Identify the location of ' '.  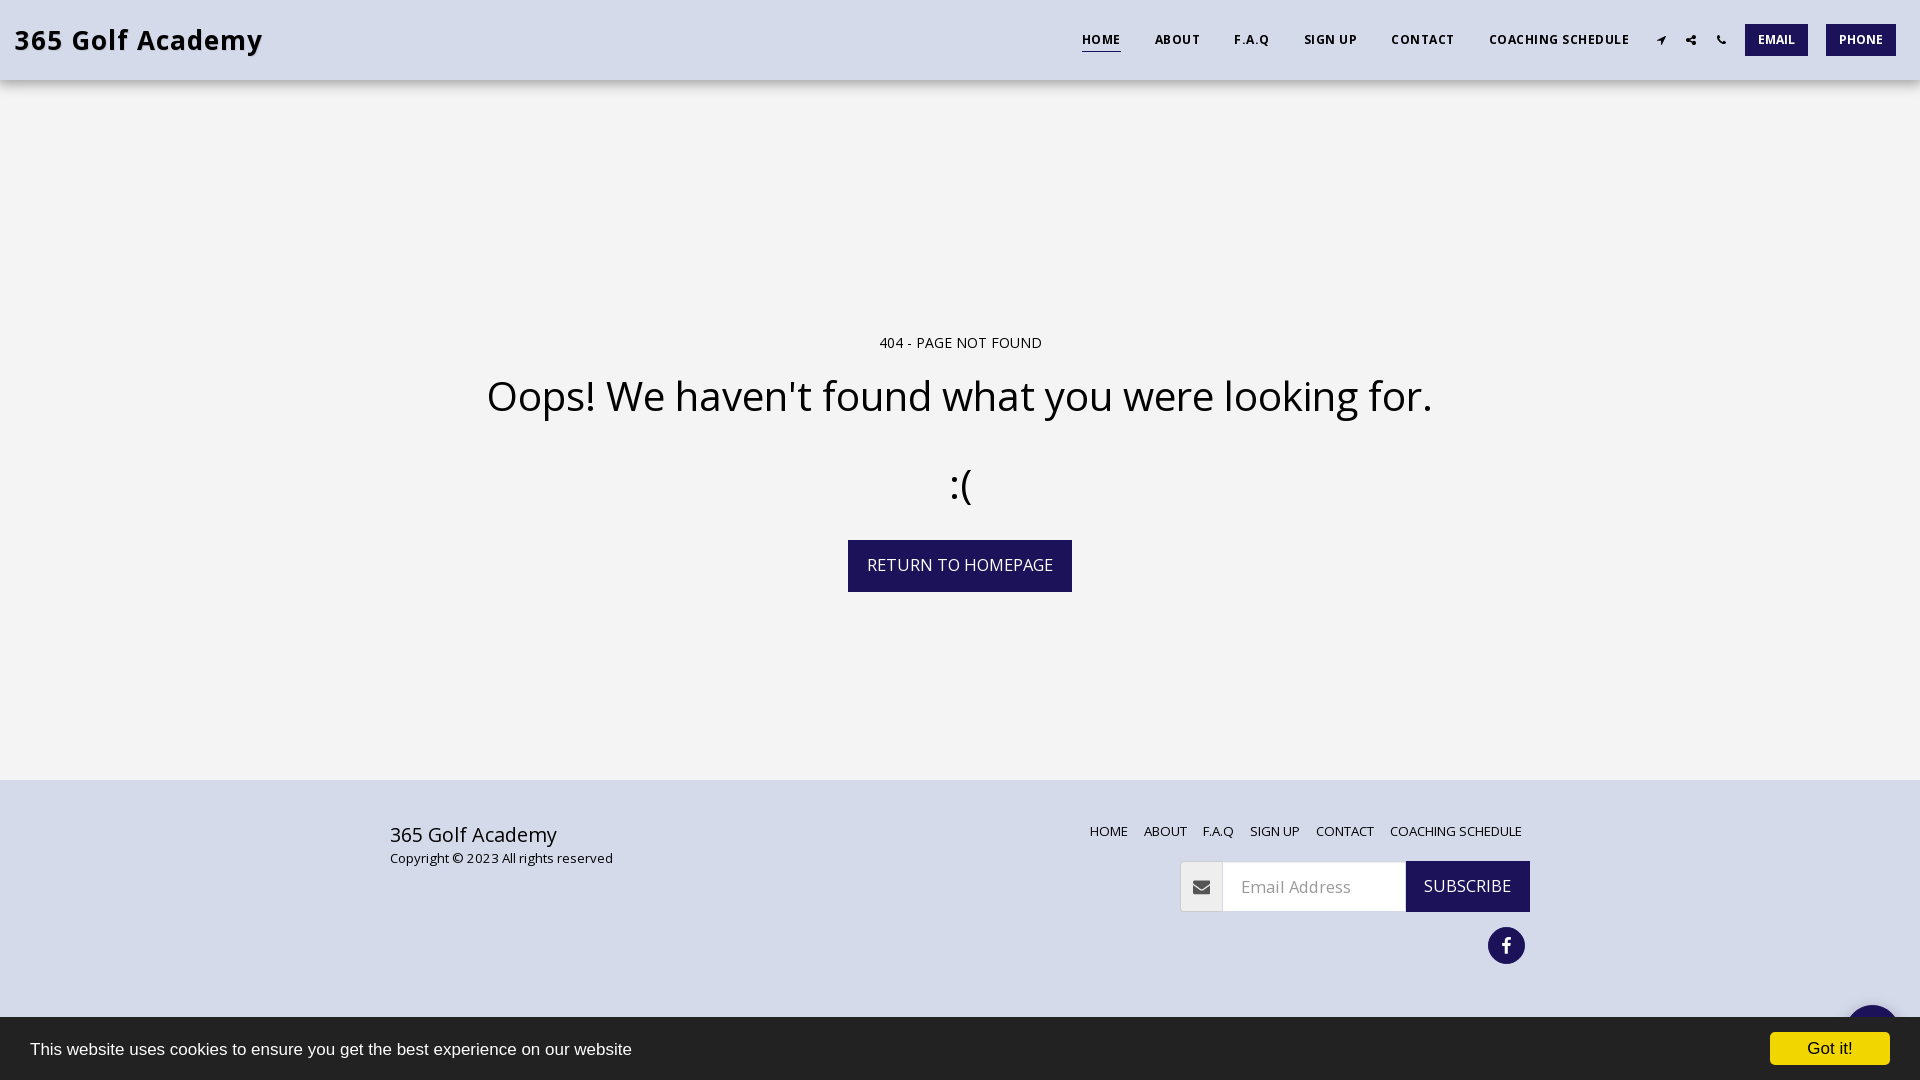
(1720, 39).